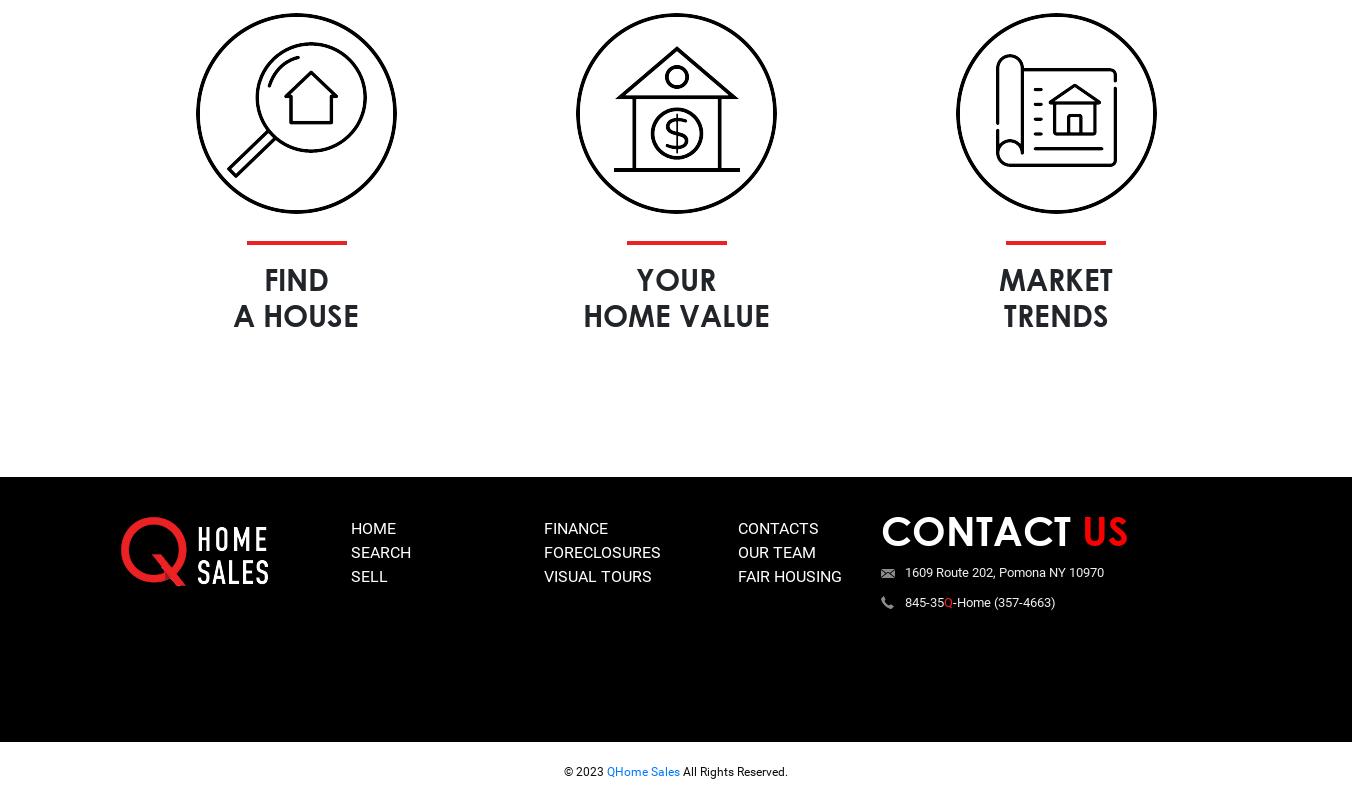 The image size is (1352, 802). I want to click on 'Find', so click(295, 278).